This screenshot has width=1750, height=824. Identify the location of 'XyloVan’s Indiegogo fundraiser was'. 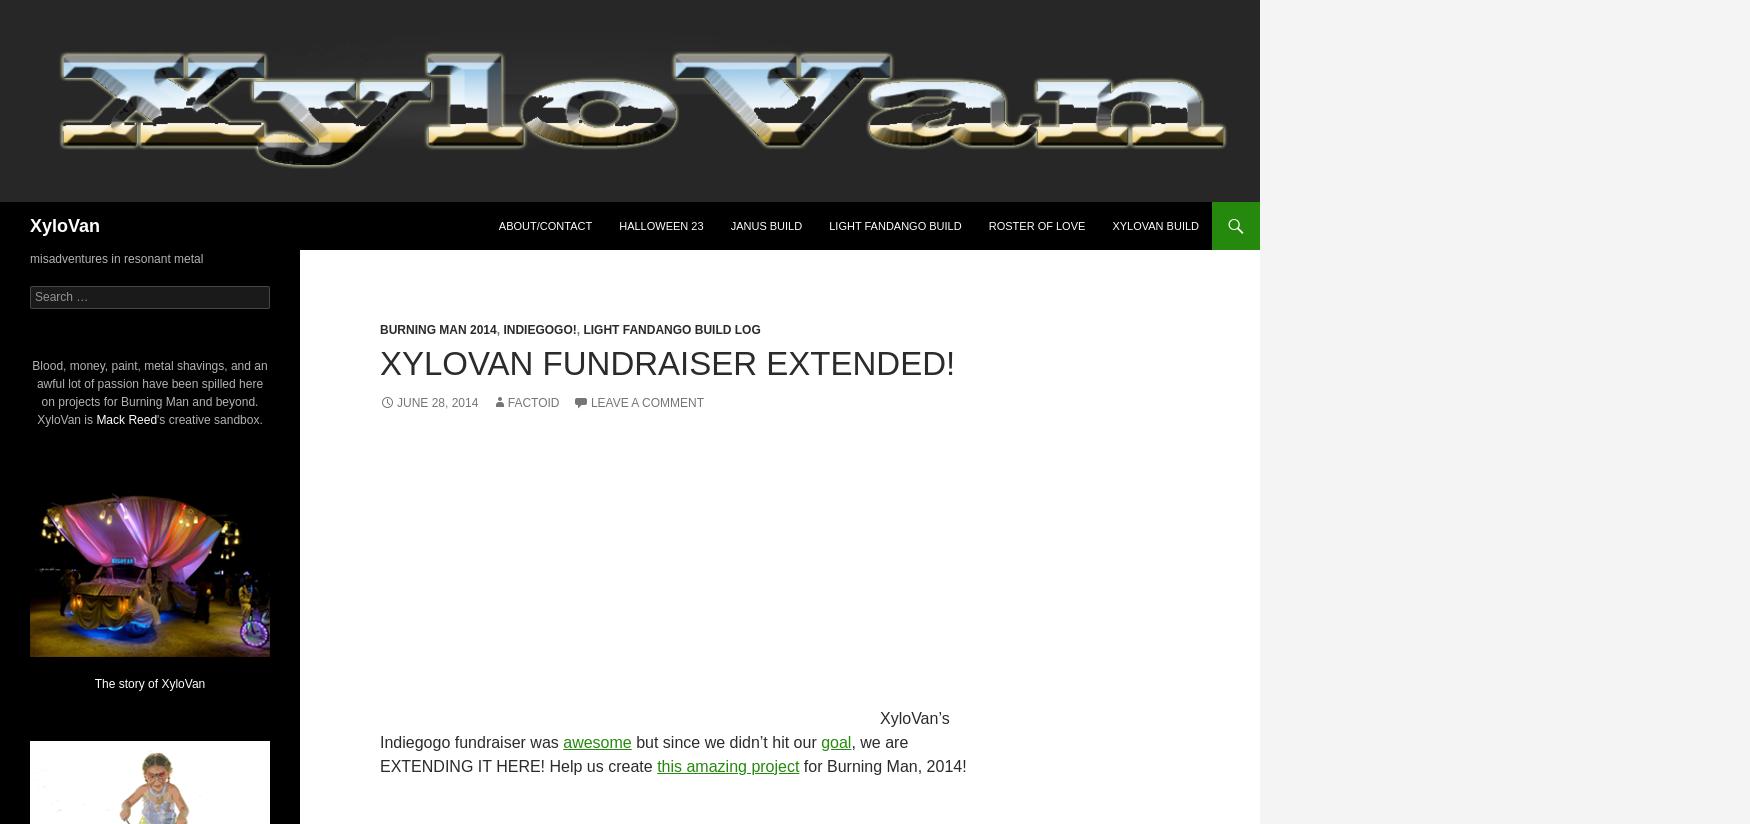
(663, 730).